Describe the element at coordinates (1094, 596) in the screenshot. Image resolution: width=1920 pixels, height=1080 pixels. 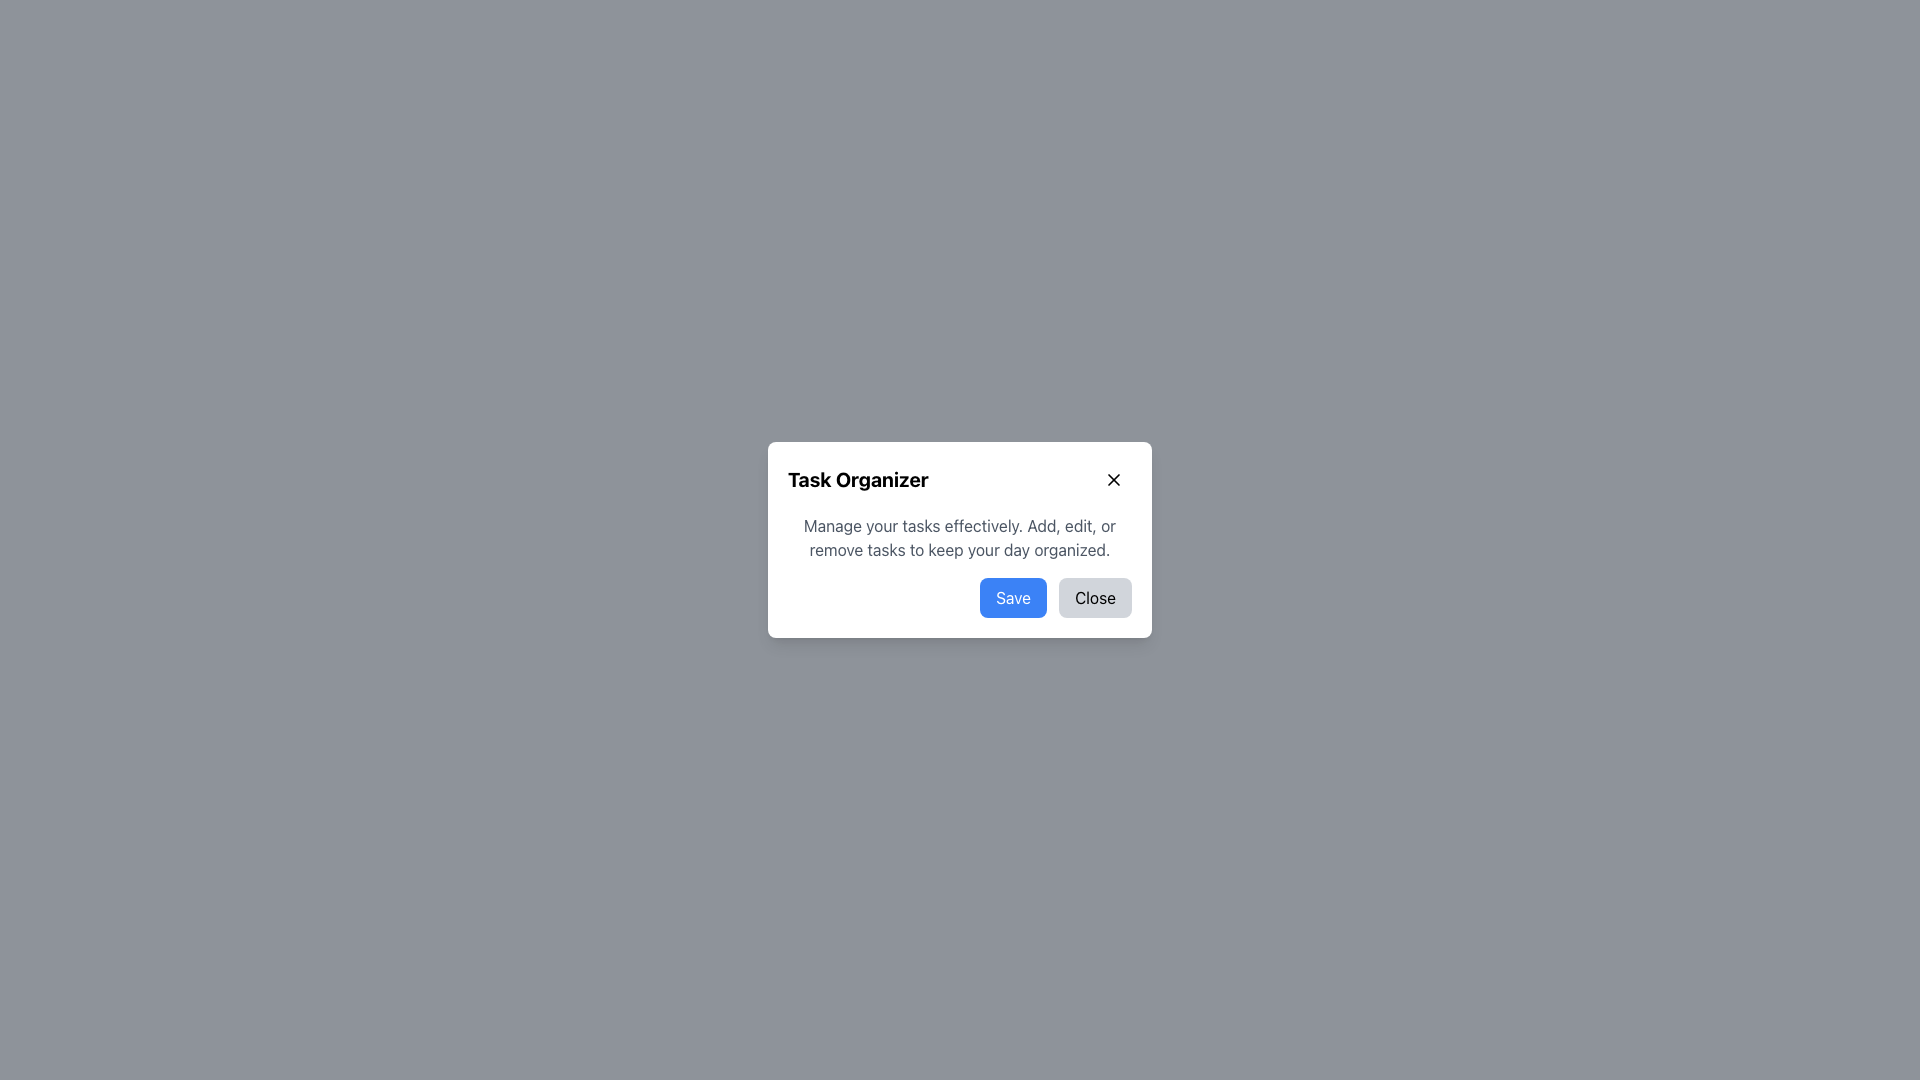
I see `the 'Close' button, which is a rectangular button with rounded corners and a light gray background that darkens when hovered over` at that location.